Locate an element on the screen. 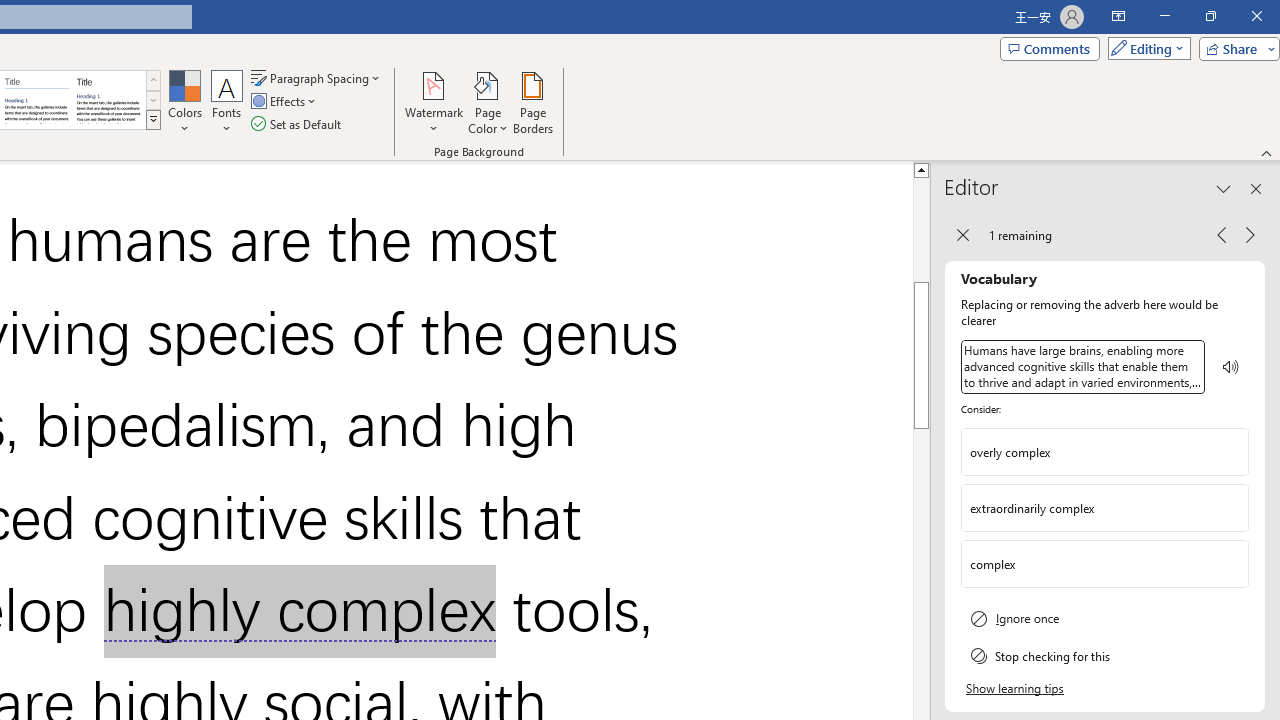 The height and width of the screenshot is (720, 1280). 'Word 2013' is located at coordinates (107, 100).